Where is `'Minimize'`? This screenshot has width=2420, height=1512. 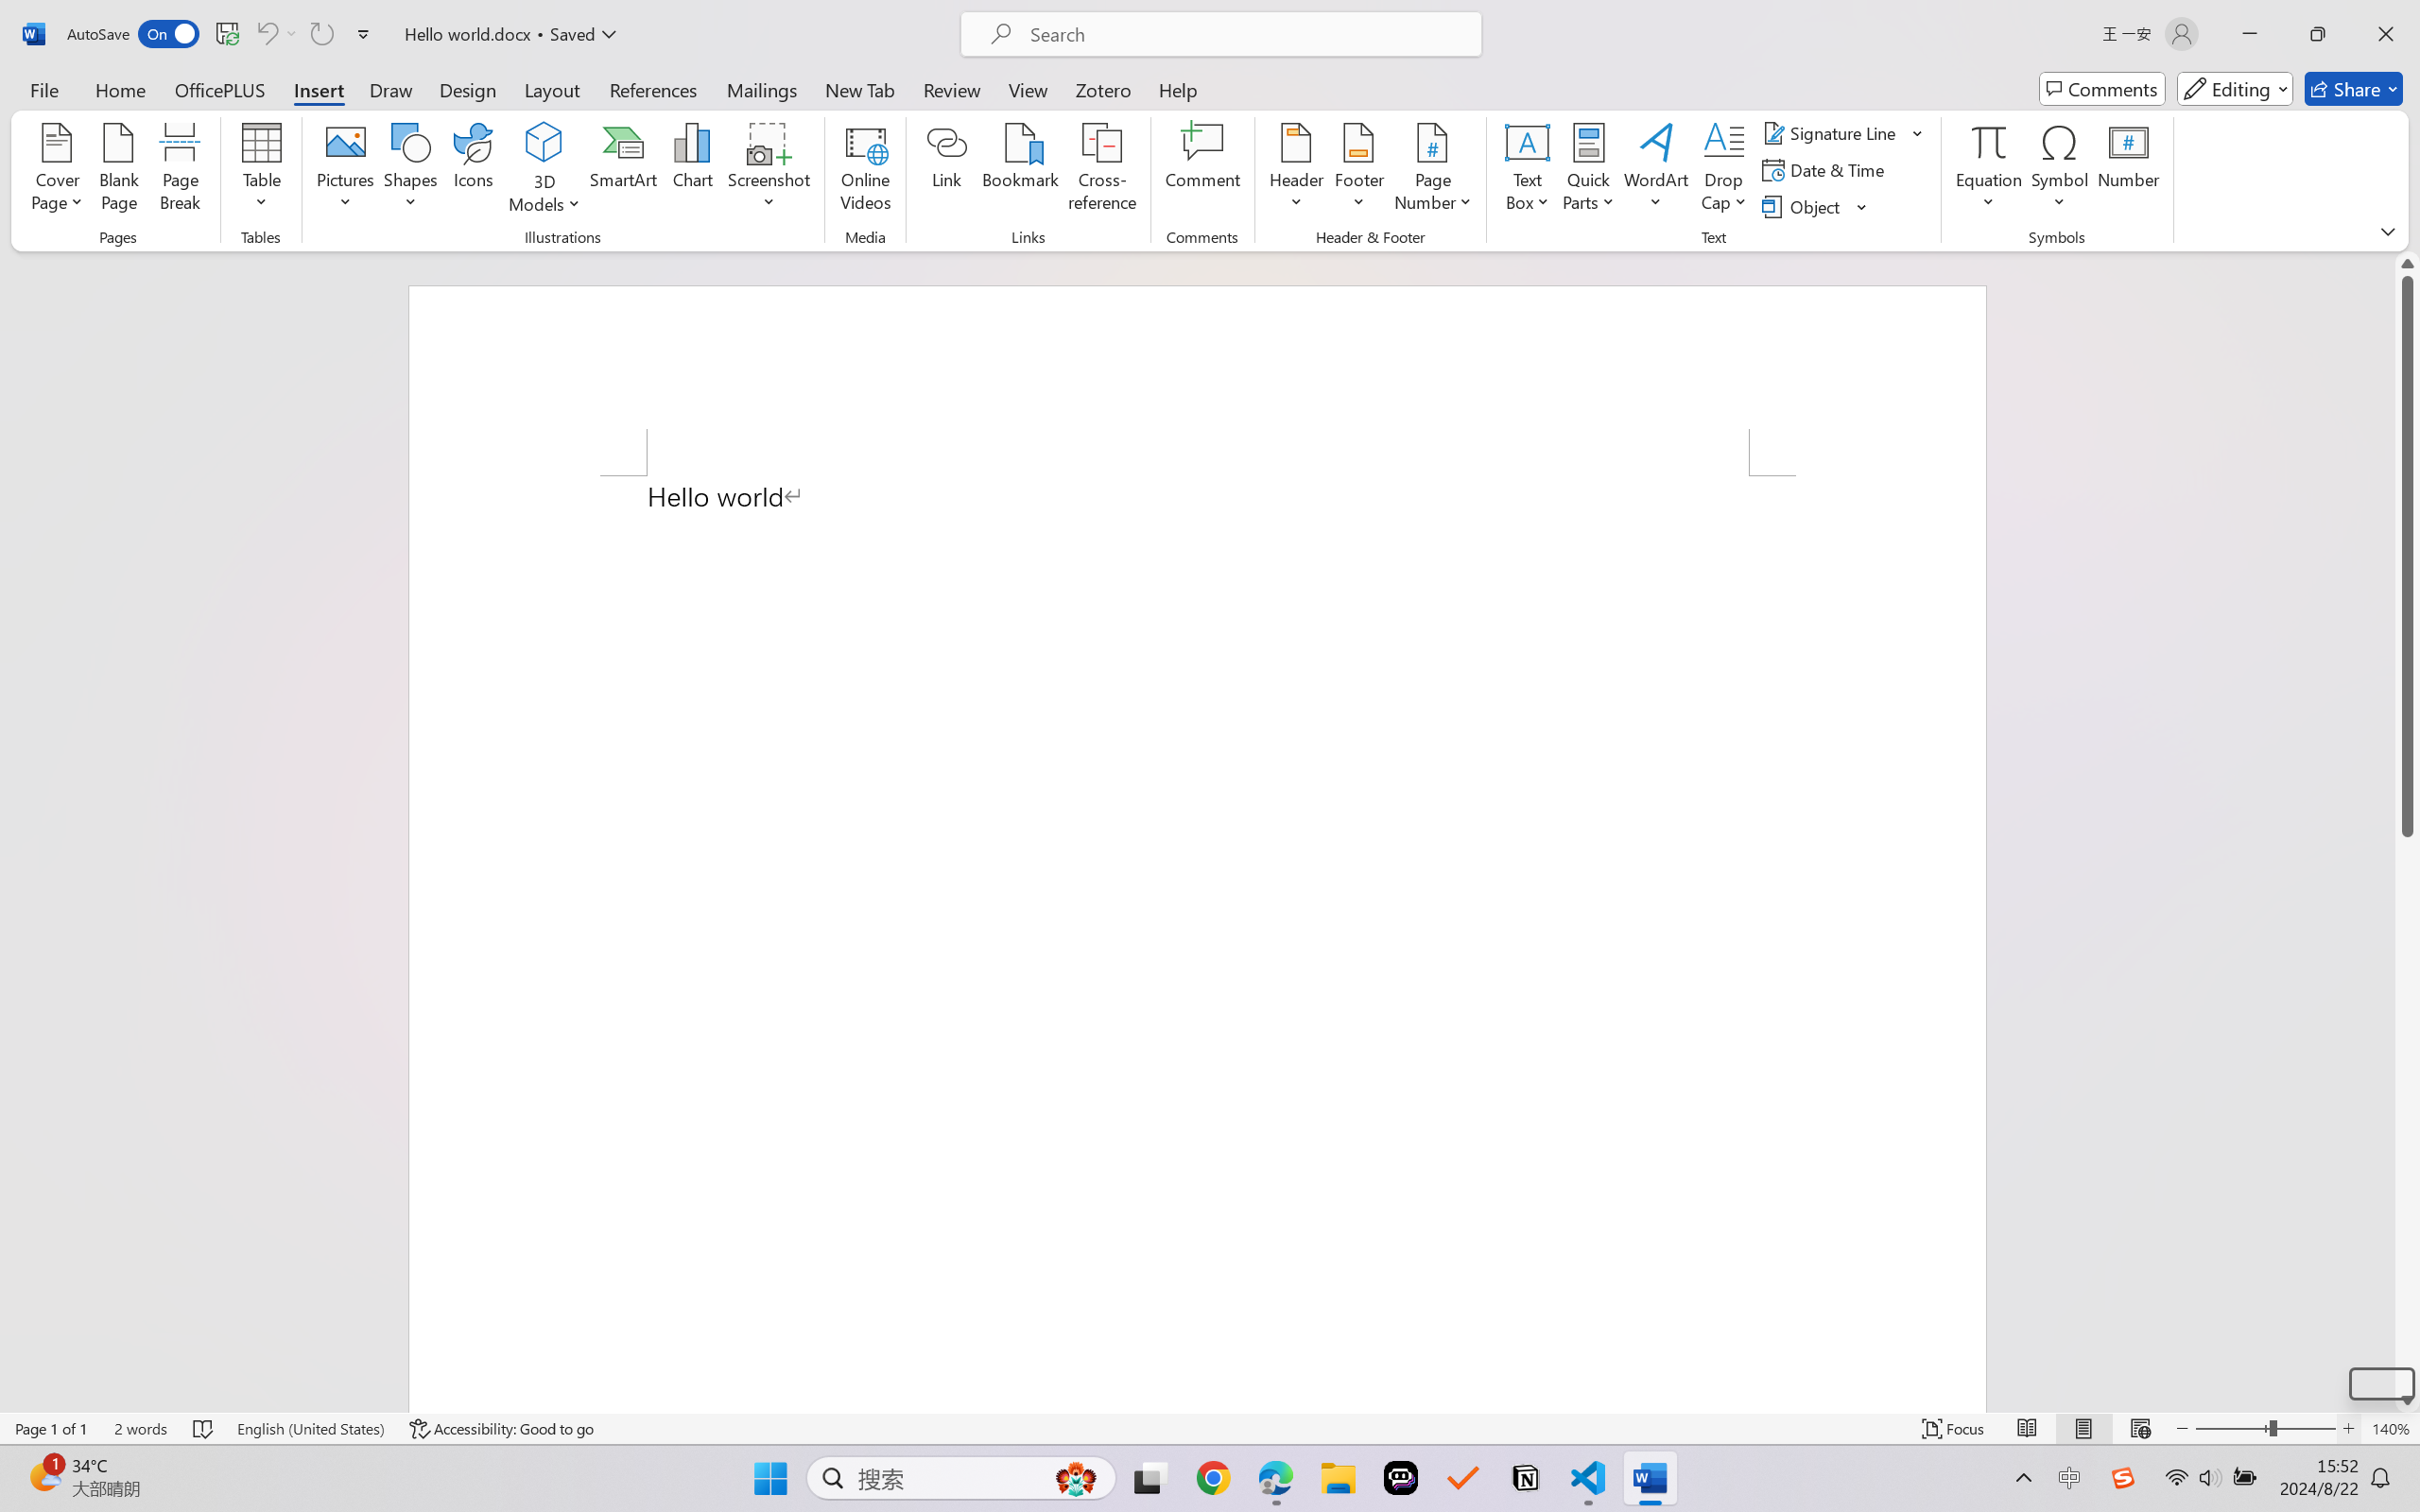
'Minimize' is located at coordinates (2250, 33).